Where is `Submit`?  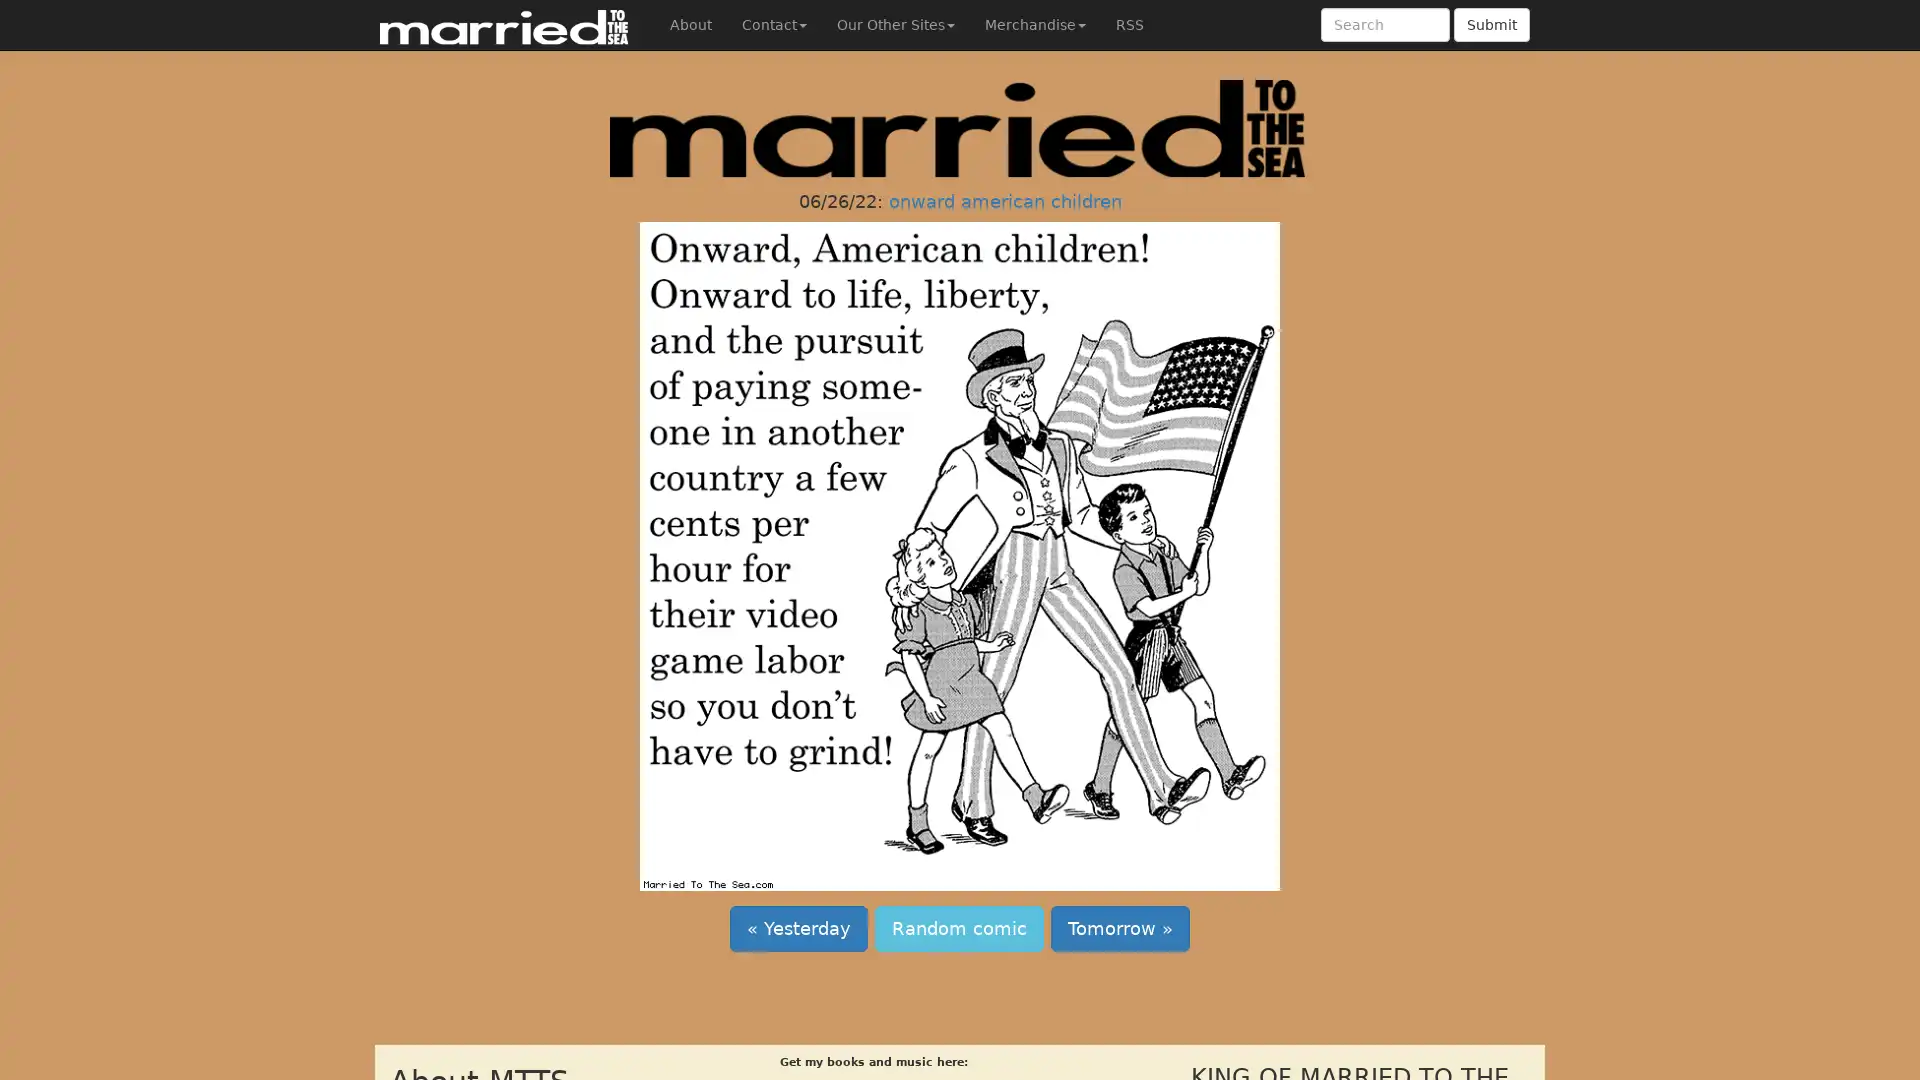 Submit is located at coordinates (1492, 24).